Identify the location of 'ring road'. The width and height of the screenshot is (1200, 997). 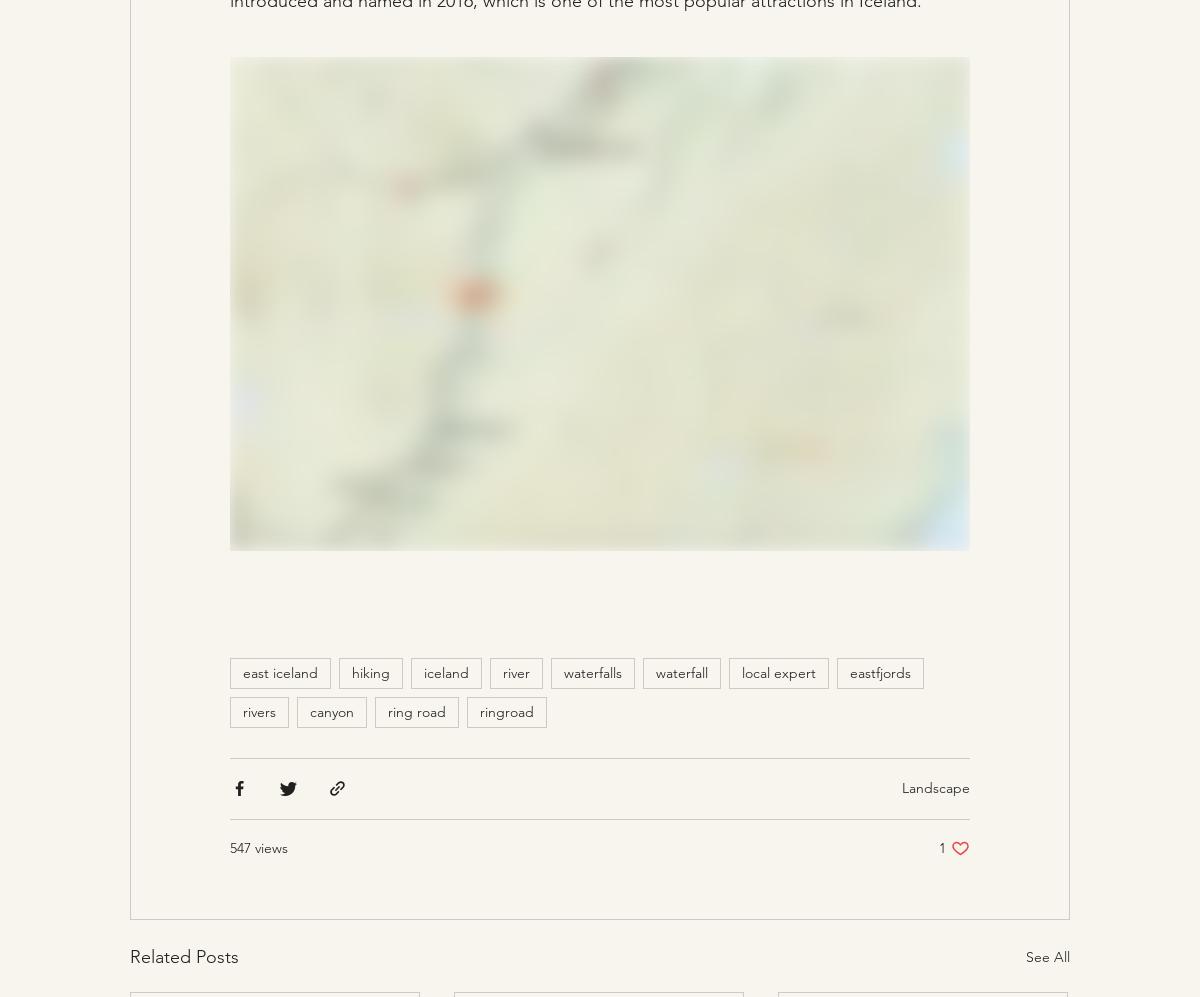
(387, 709).